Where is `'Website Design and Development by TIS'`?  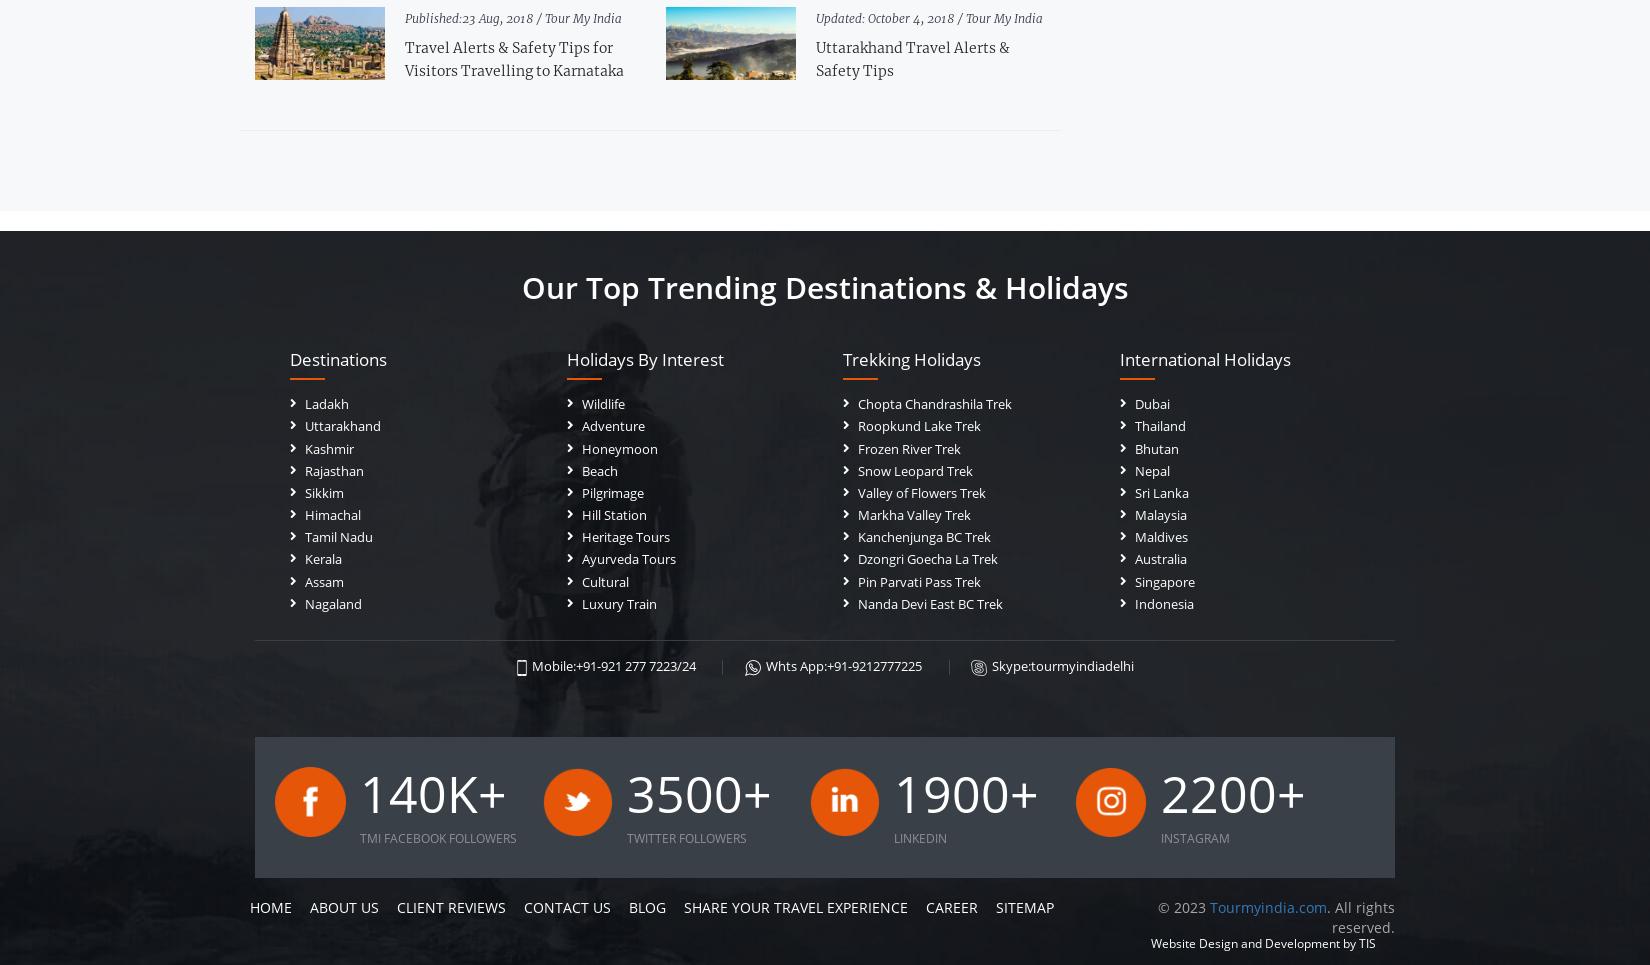
'Website Design and Development by TIS' is located at coordinates (1262, 943).